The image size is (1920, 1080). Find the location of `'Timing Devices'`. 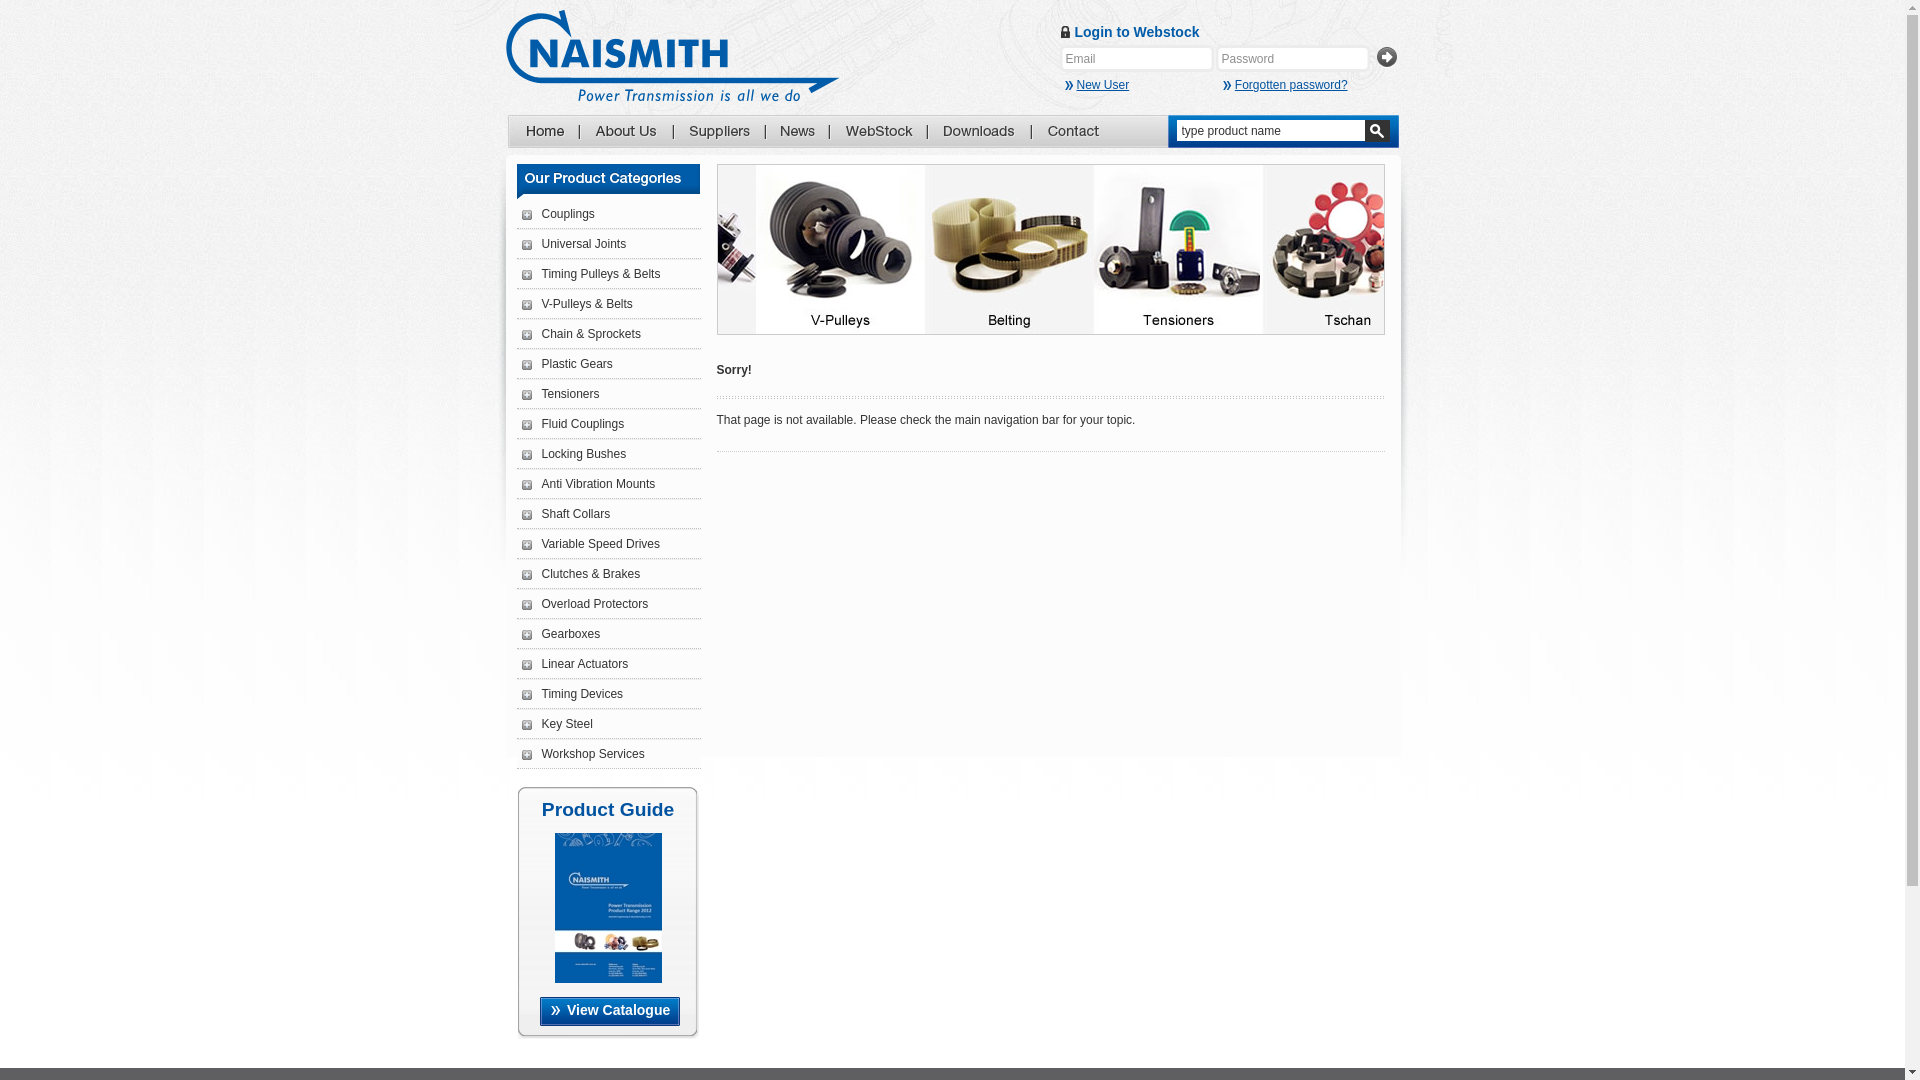

'Timing Devices' is located at coordinates (571, 693).